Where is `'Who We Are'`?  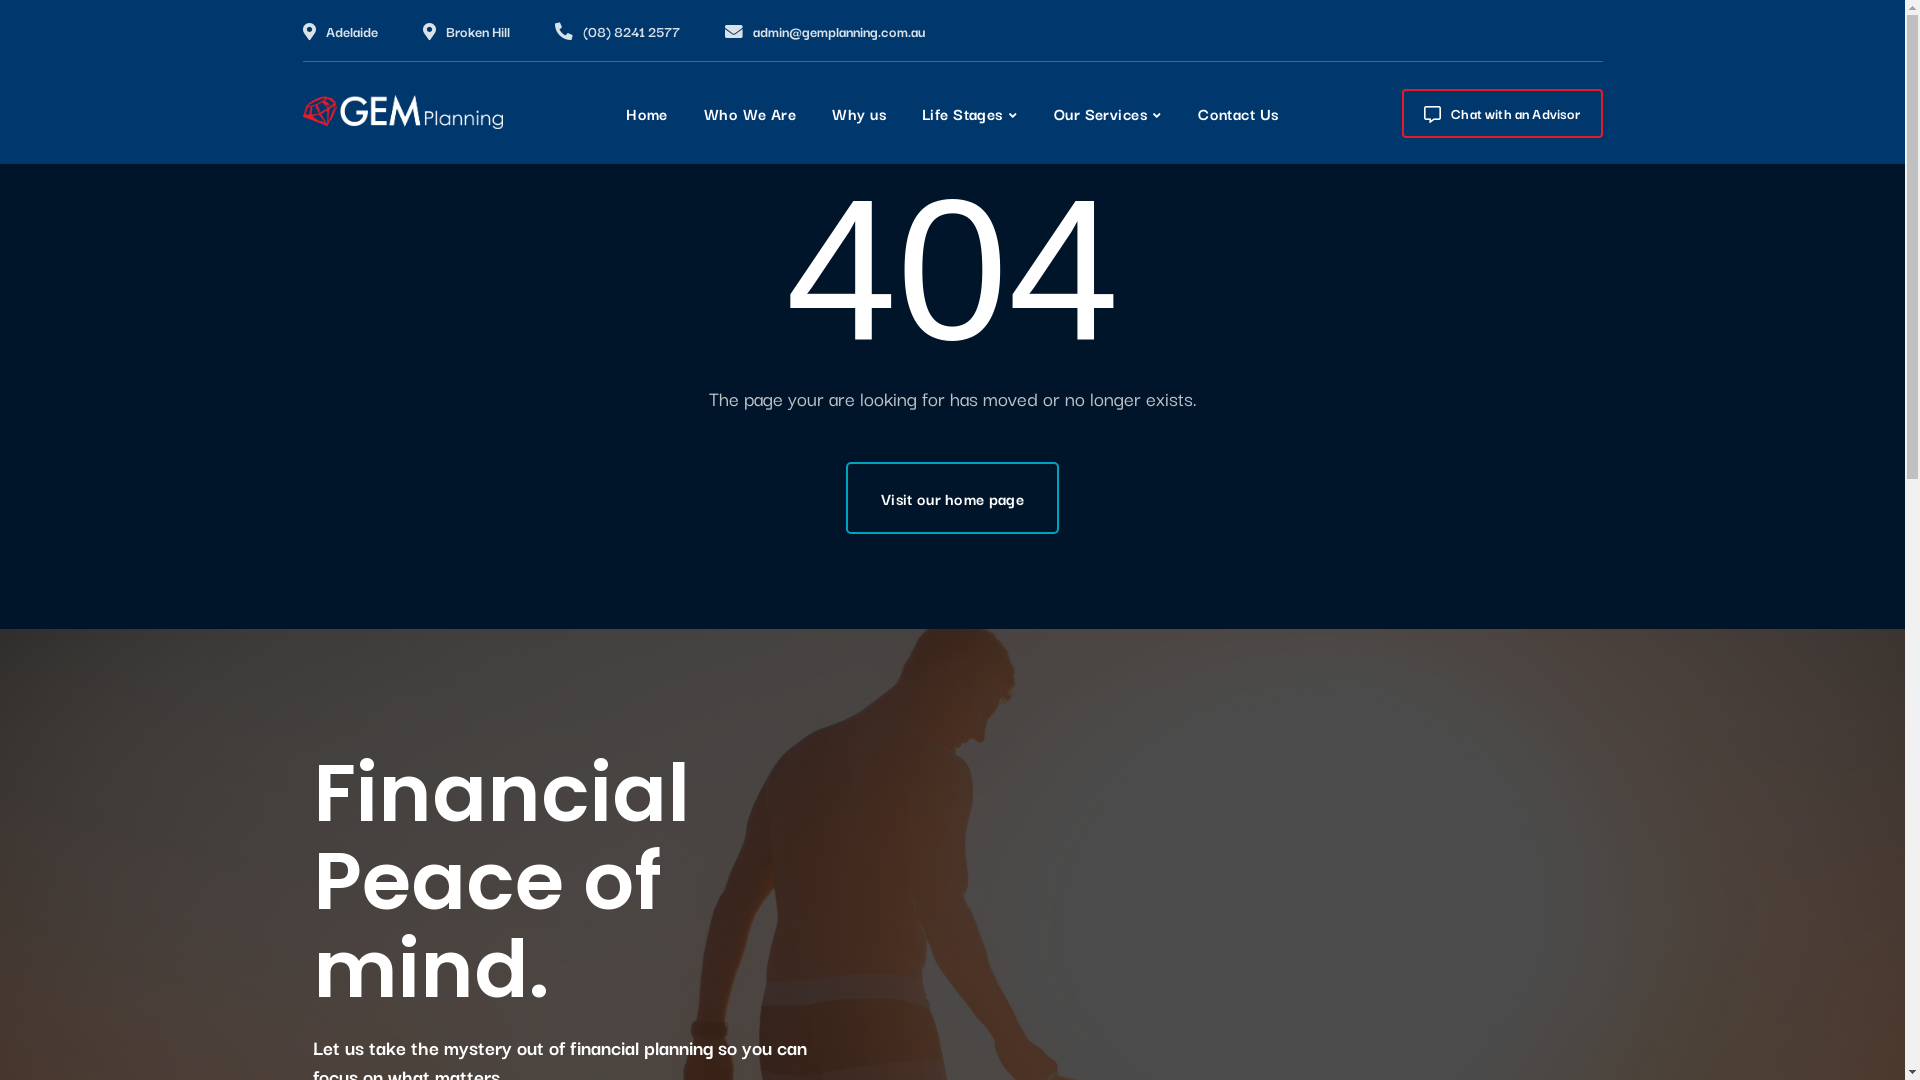 'Who We Are' is located at coordinates (748, 112).